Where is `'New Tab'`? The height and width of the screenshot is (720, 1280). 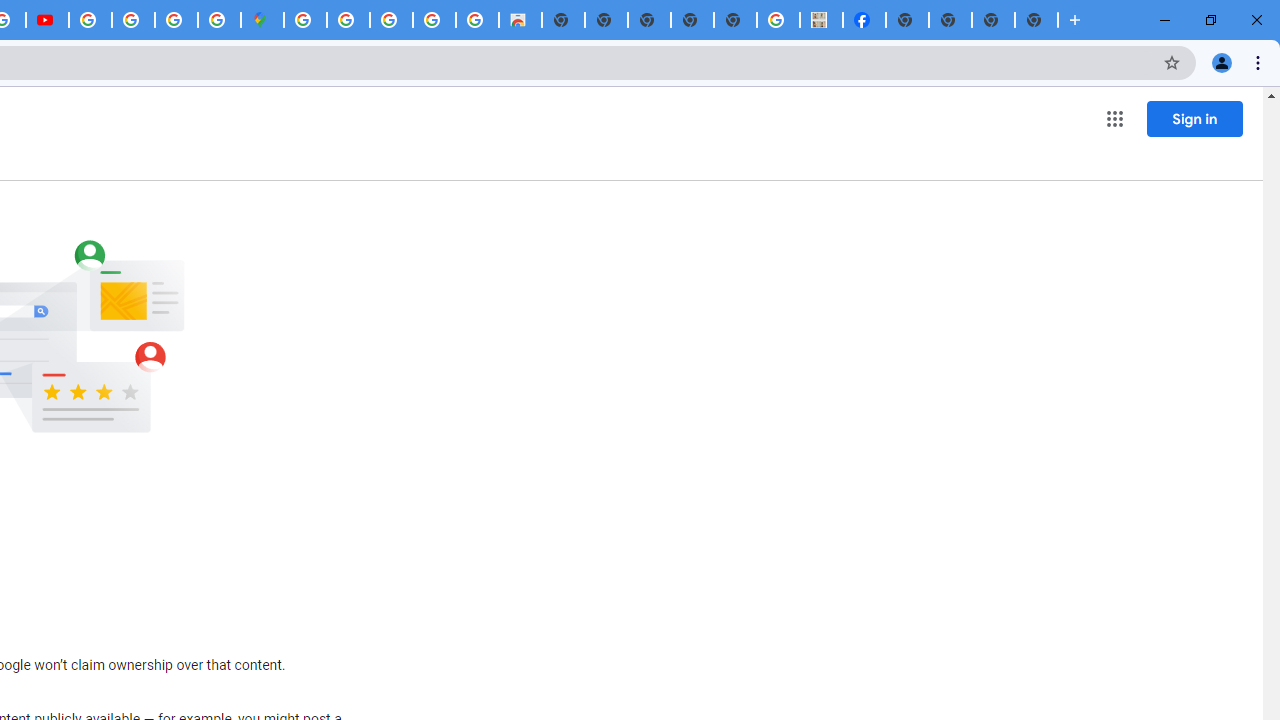 'New Tab' is located at coordinates (1036, 20).